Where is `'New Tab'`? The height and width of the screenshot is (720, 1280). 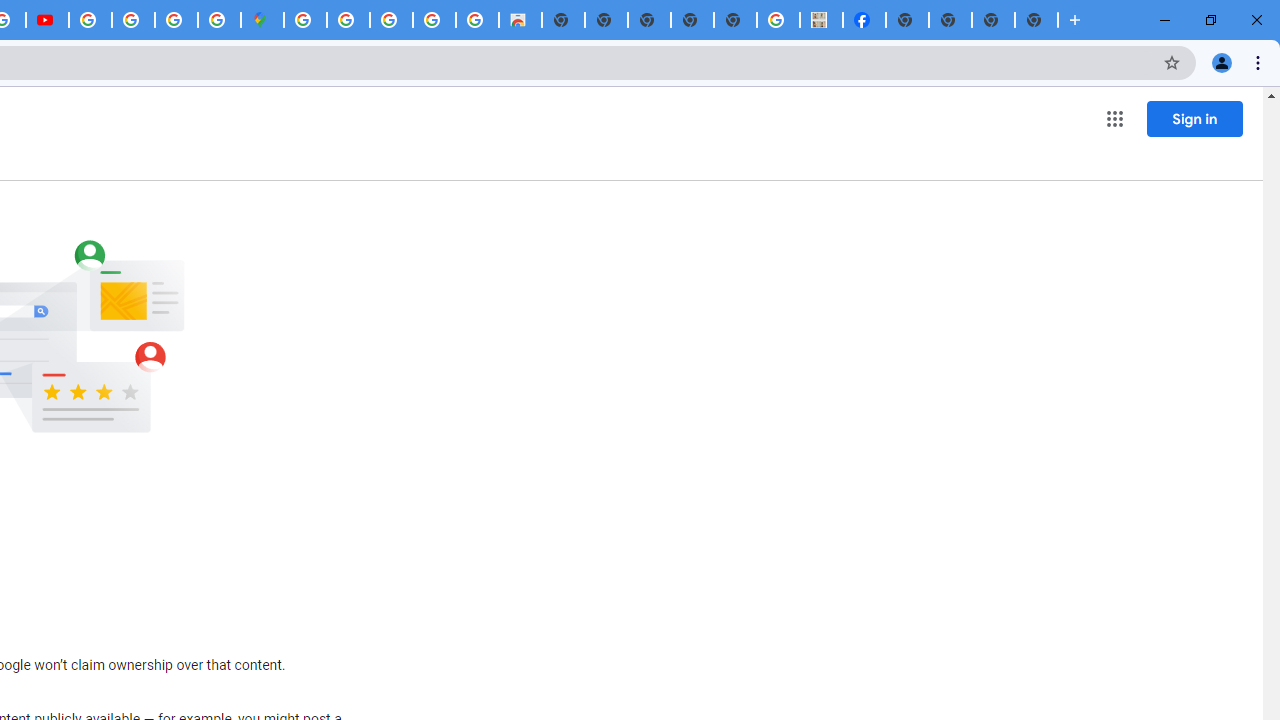 'New Tab' is located at coordinates (1036, 20).